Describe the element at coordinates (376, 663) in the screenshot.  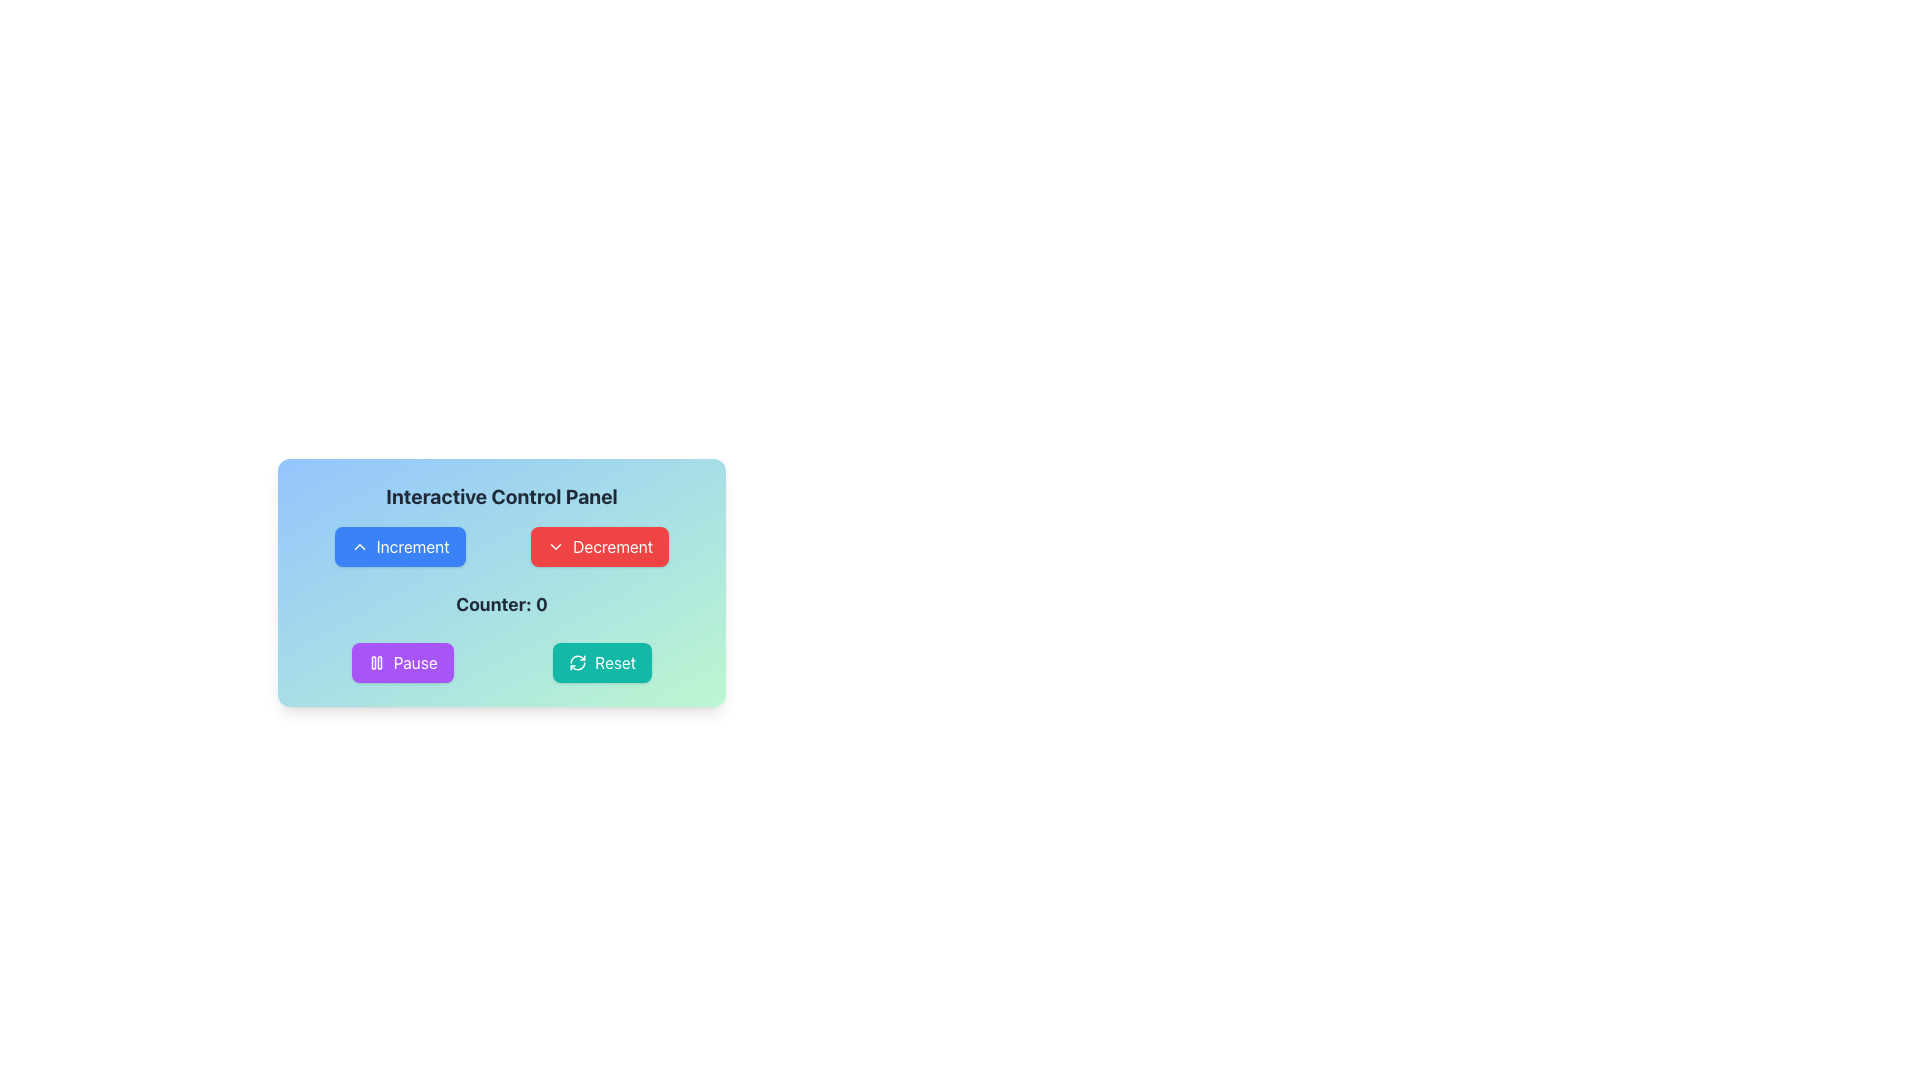
I see `the 'Pause' SVG icon located to the left of the text 'Pause' within the 'Pause' button on the control panel at the bottom center of the interface` at that location.